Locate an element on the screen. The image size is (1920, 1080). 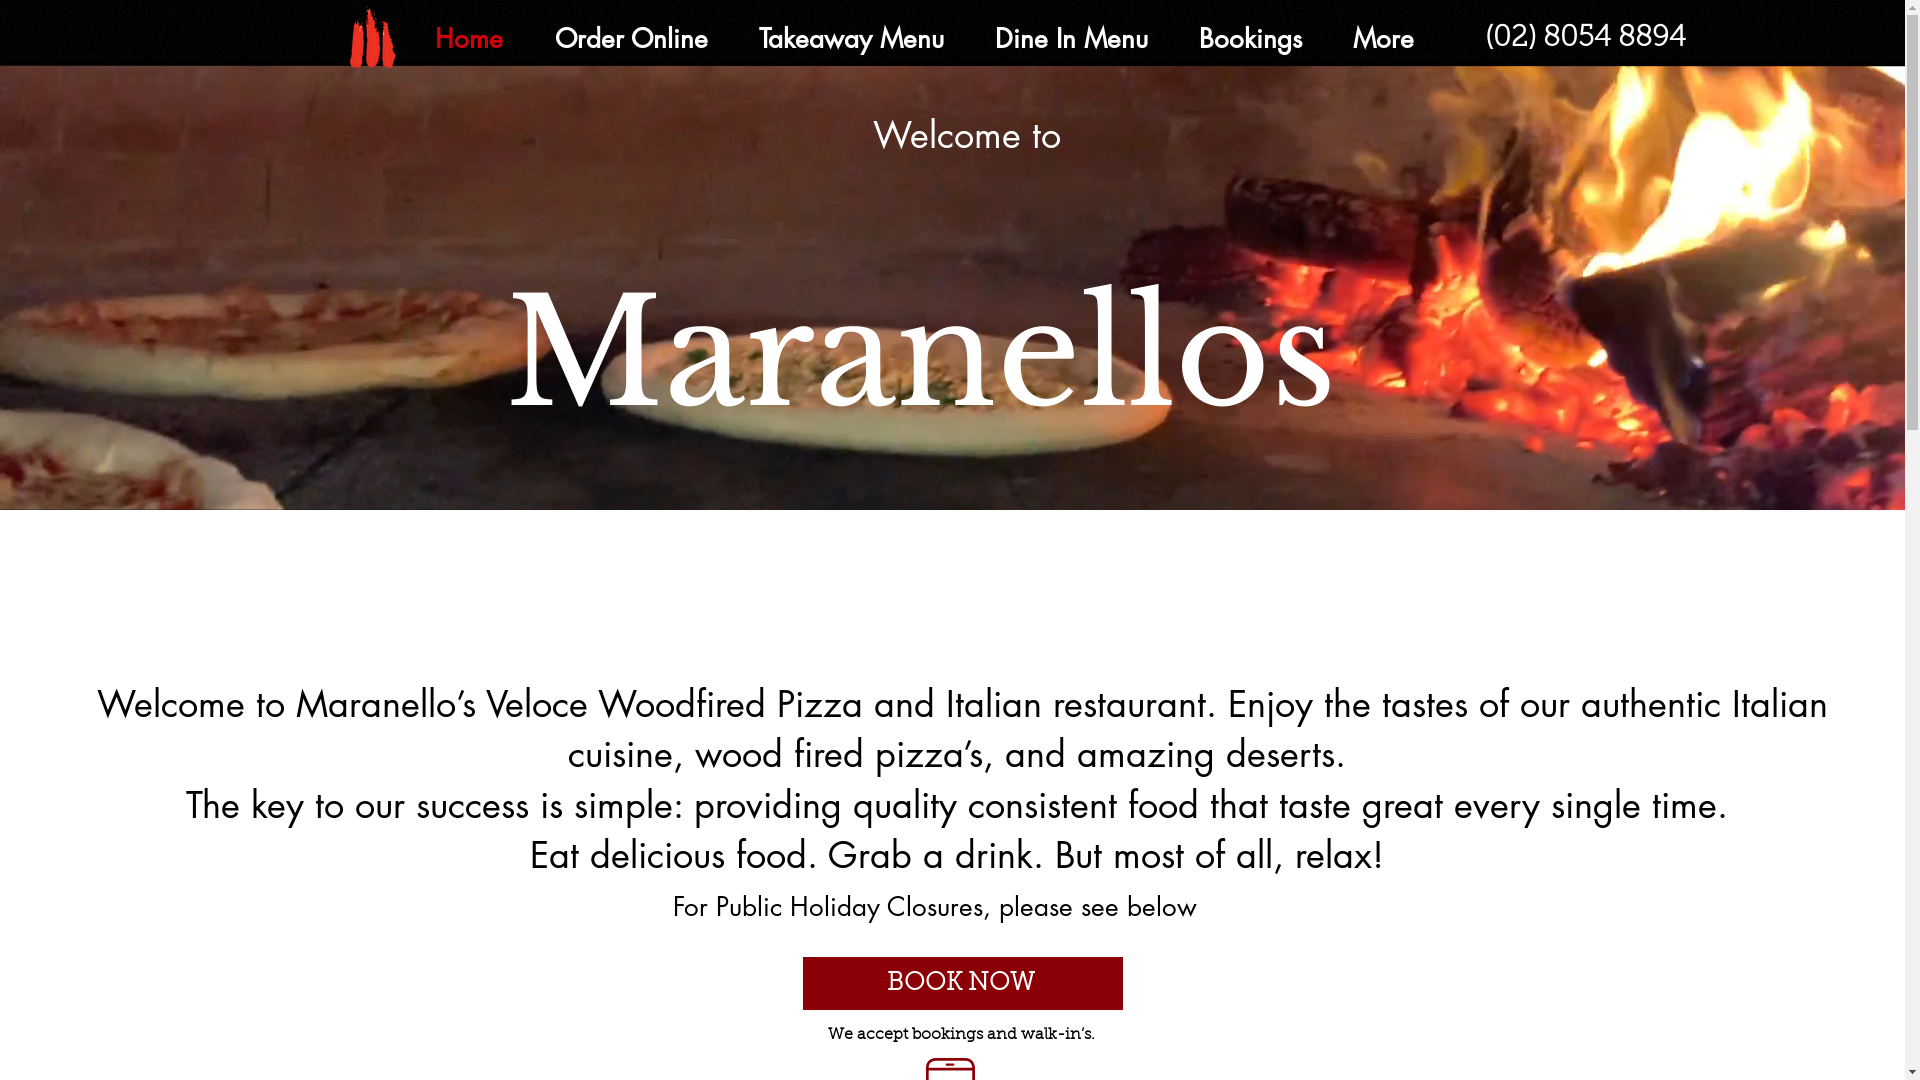
'Order Online' is located at coordinates (628, 39).